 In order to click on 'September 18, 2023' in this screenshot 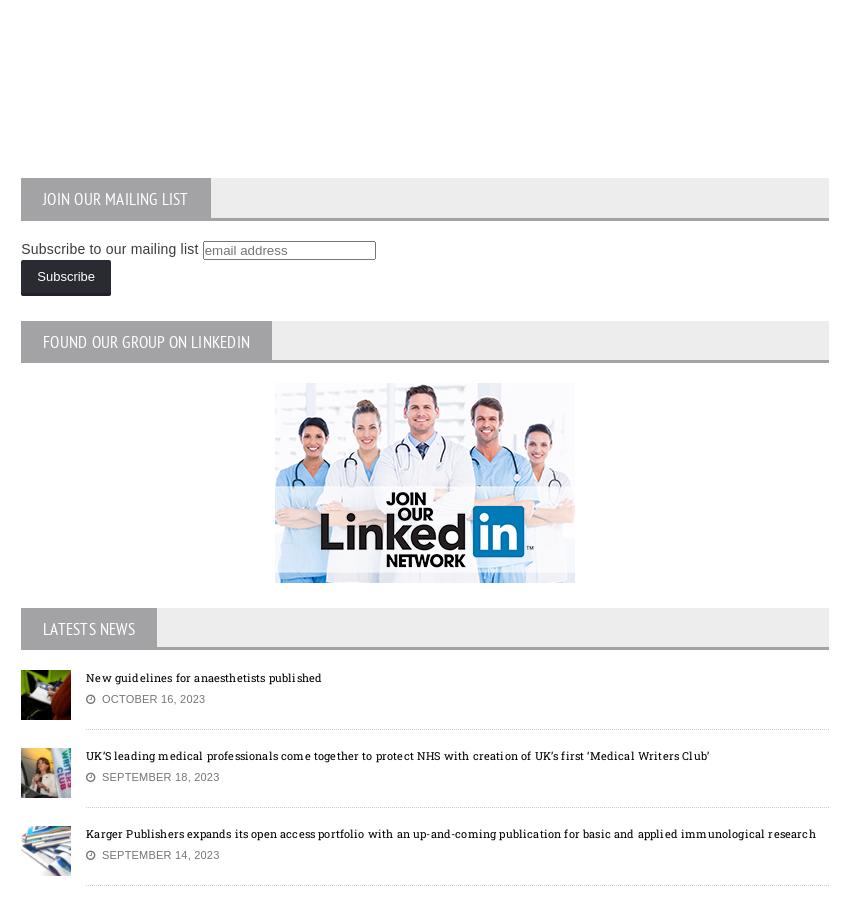, I will do `click(156, 775)`.